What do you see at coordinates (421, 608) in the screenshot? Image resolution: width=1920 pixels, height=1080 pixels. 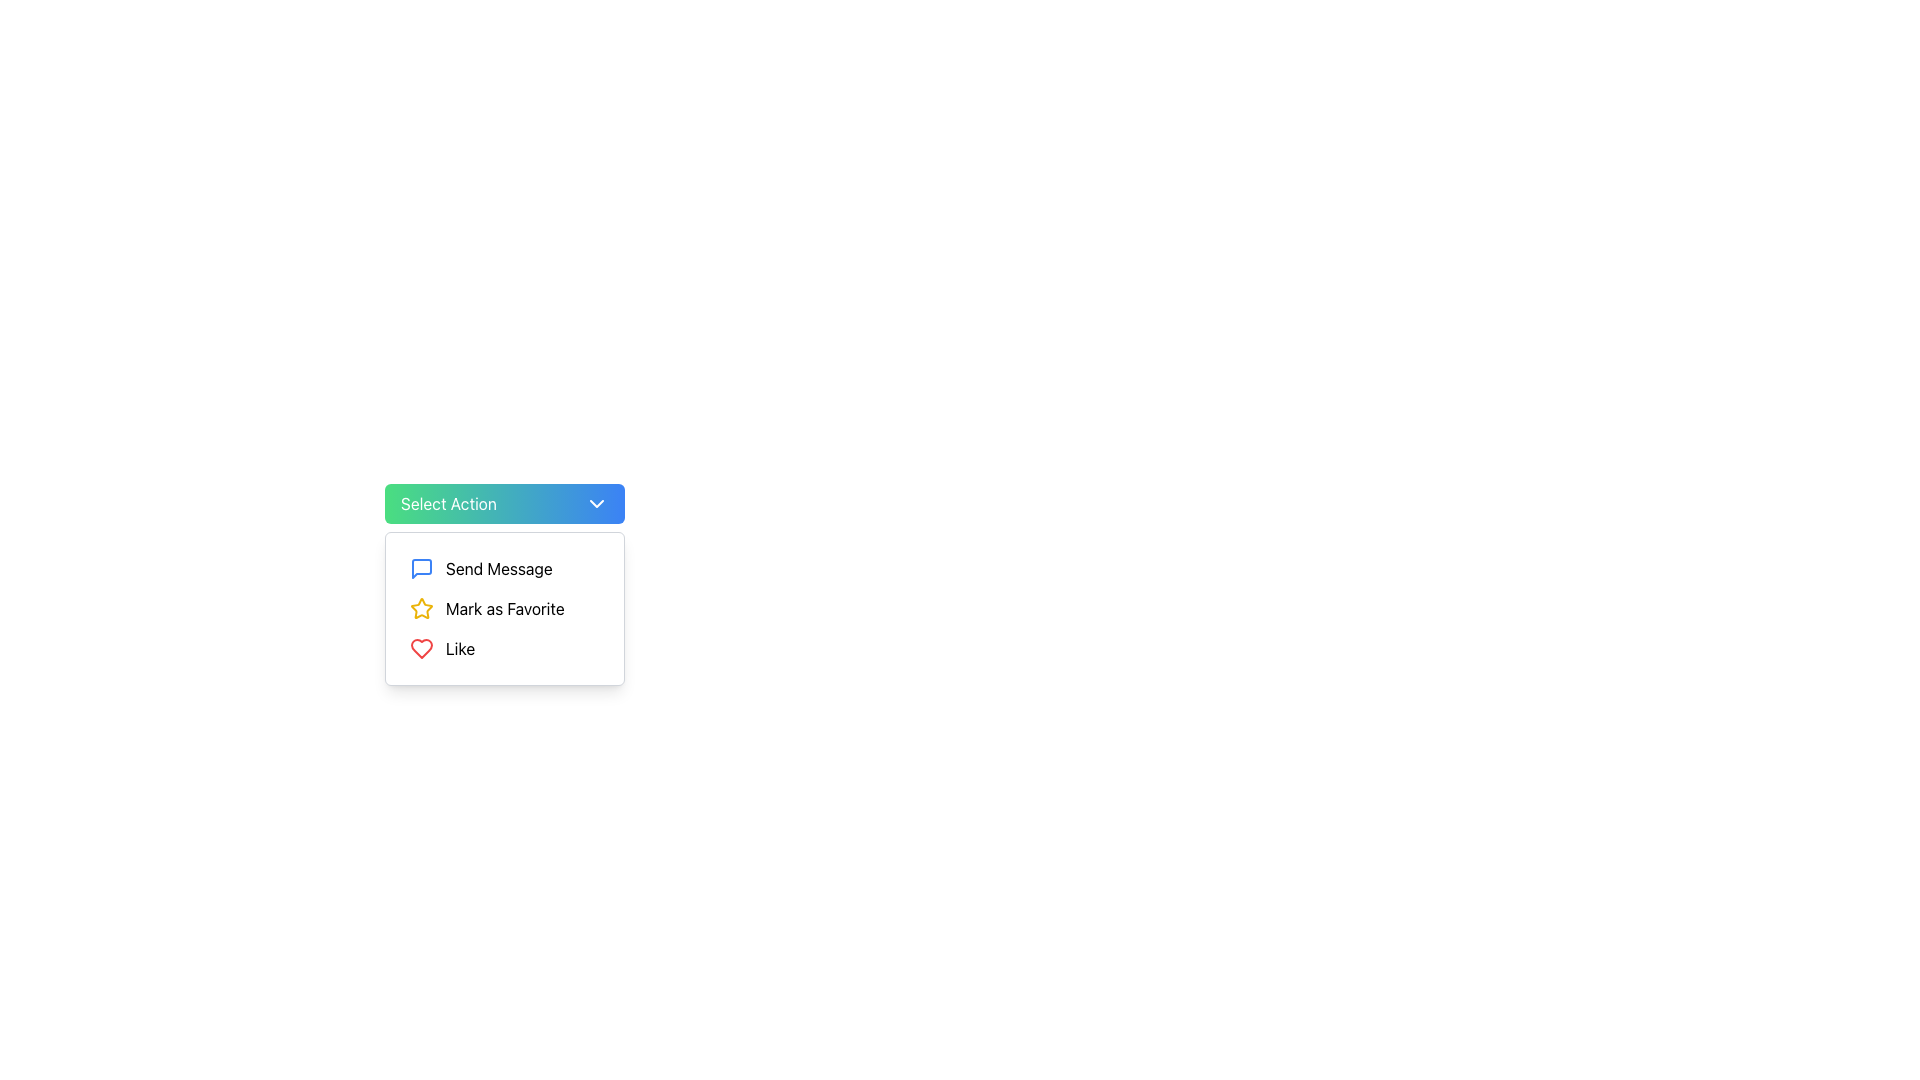 I see `the yellow star-shaped icon associated with the 'Mark as Favorite' text in the dropdown menu` at bounding box center [421, 608].